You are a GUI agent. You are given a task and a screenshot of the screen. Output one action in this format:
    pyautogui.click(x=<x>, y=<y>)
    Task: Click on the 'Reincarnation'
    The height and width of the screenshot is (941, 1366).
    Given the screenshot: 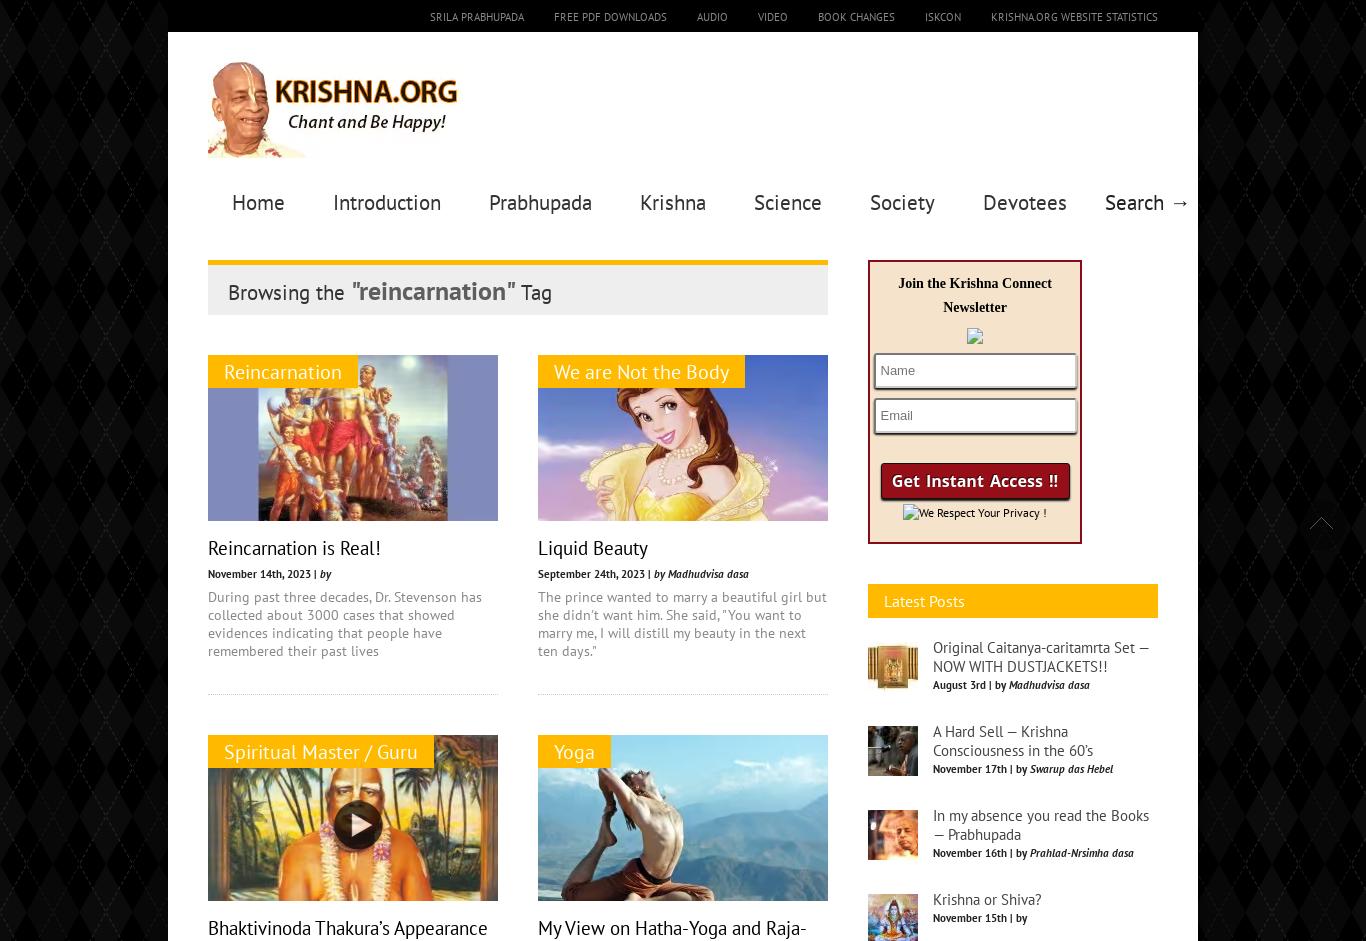 What is the action you would take?
    pyautogui.click(x=283, y=371)
    